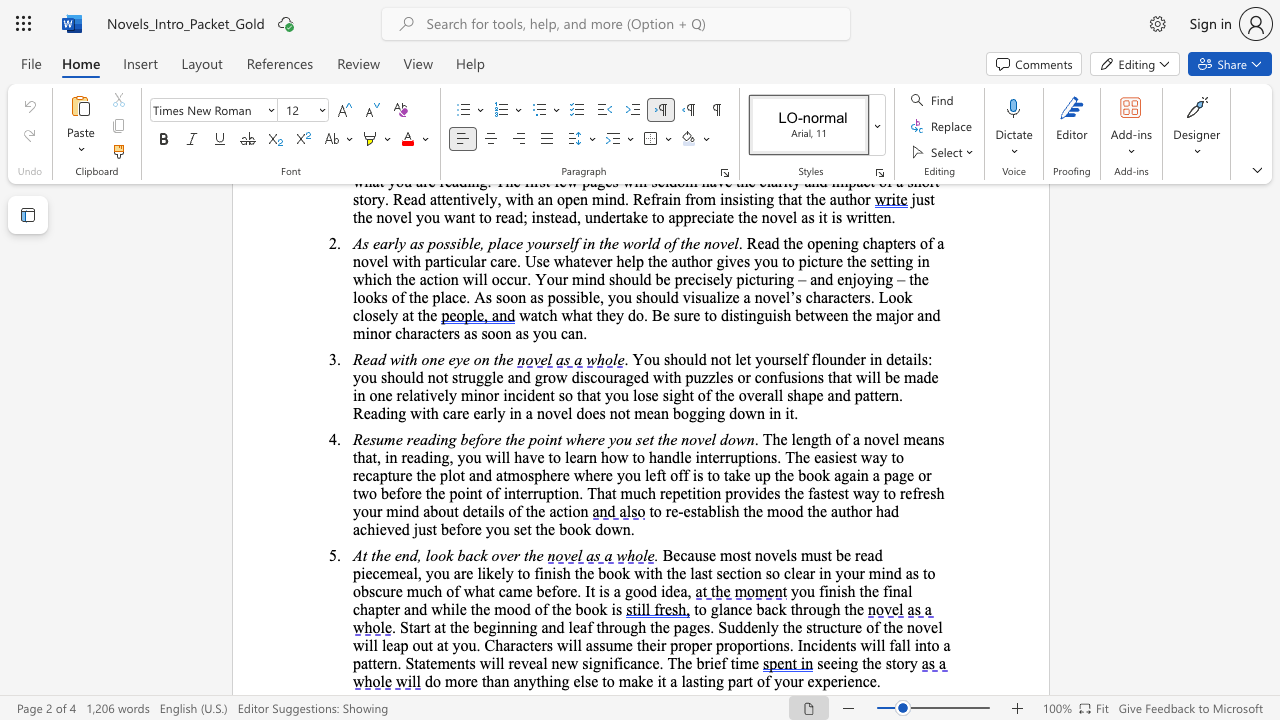 This screenshot has height=720, width=1280. I want to click on the subset text "nis" within the text "you finish the", so click(828, 590).